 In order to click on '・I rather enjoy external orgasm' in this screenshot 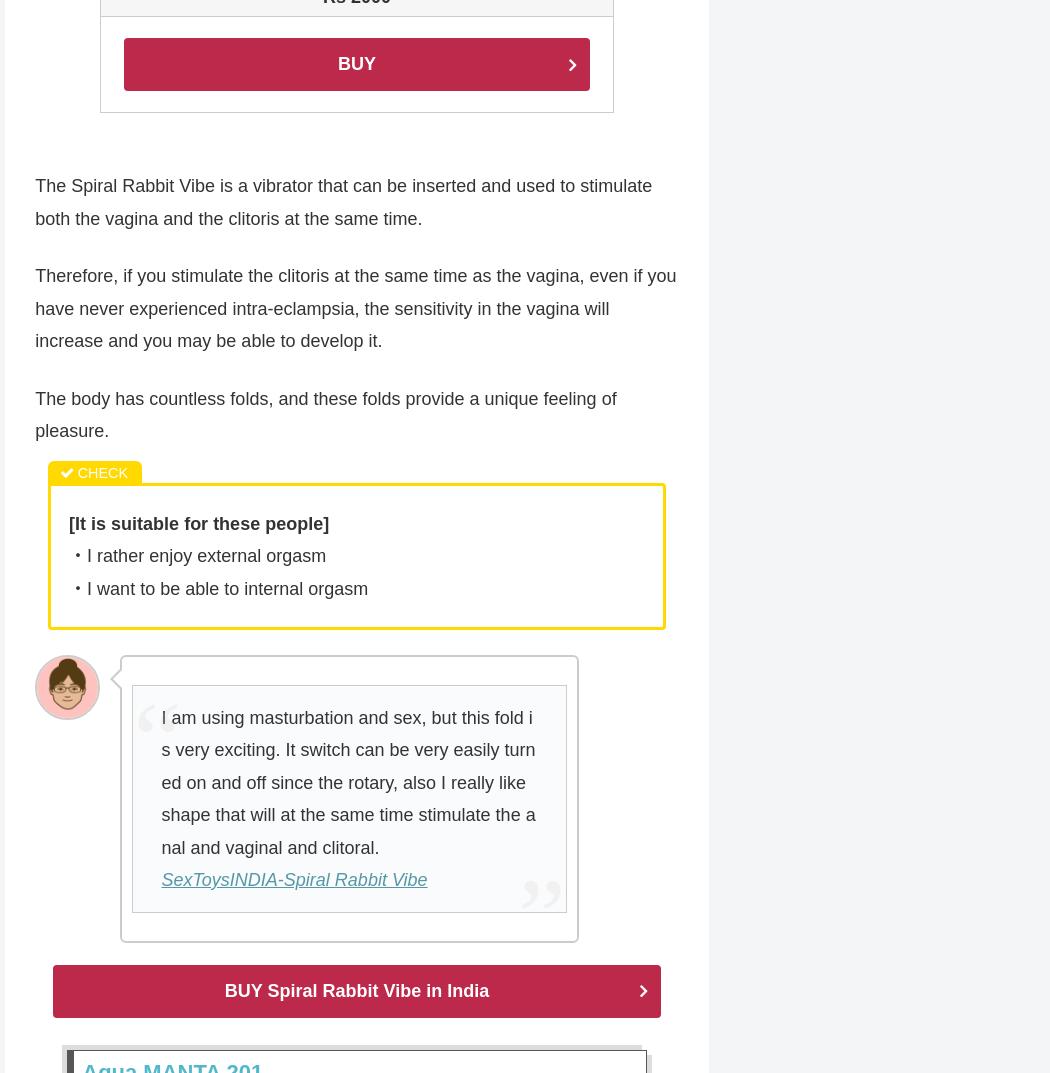, I will do `click(196, 557)`.